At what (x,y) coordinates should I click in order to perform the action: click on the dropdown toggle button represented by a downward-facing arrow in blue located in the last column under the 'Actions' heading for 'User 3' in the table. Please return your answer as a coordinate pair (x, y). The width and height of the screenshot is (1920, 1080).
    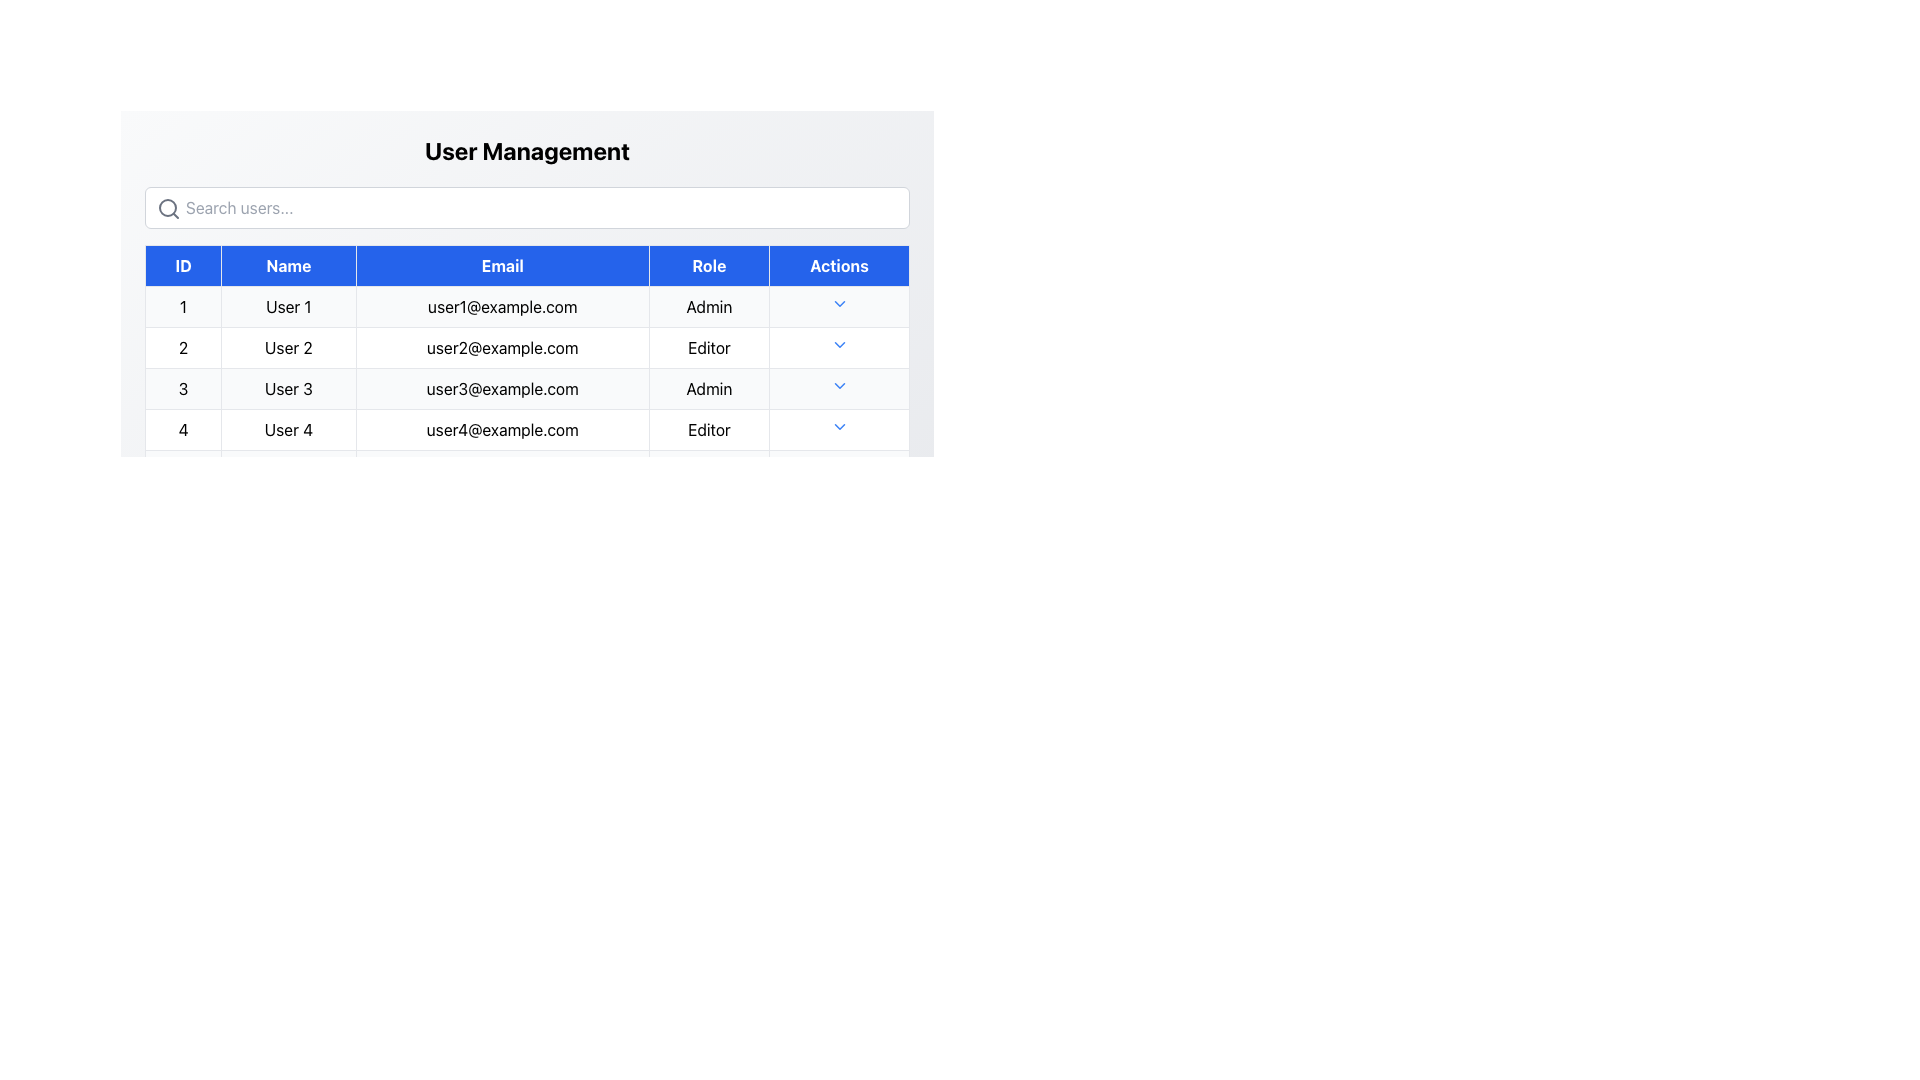
    Looking at the image, I should click on (839, 389).